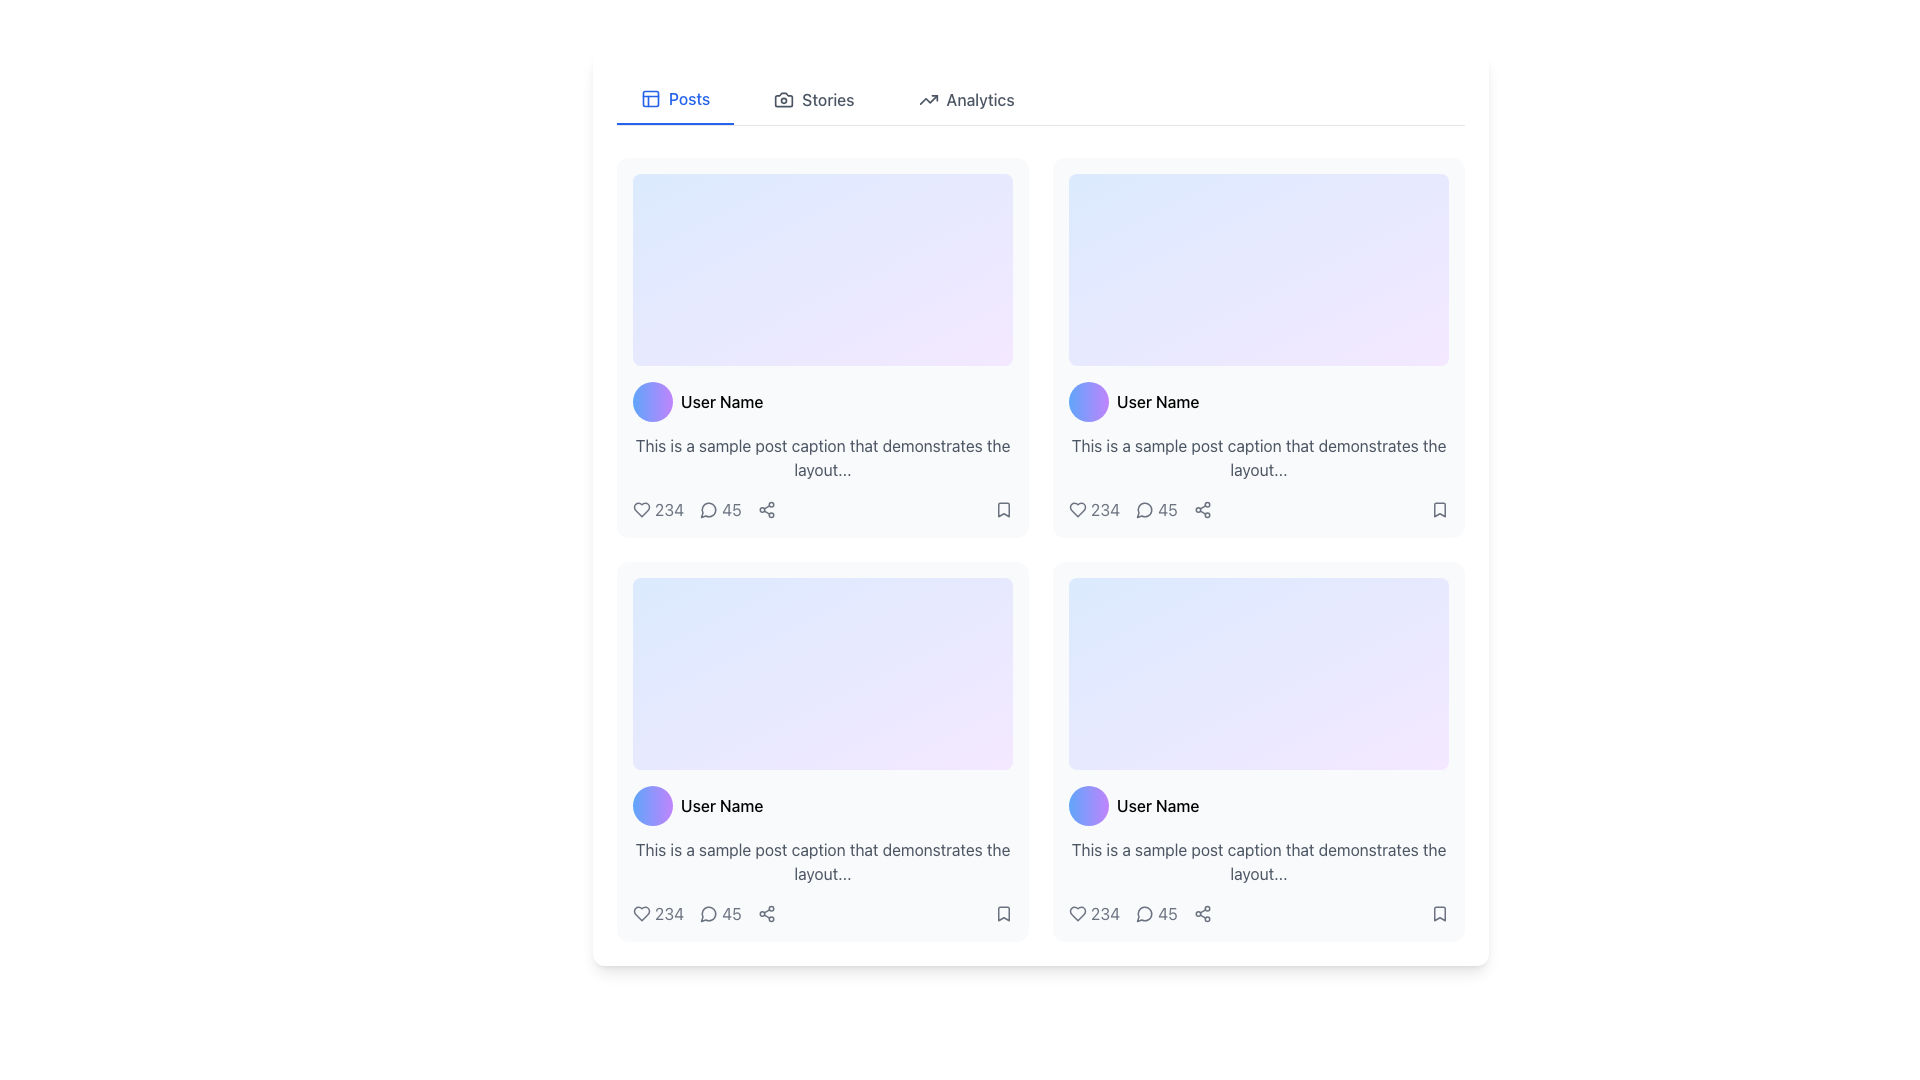 This screenshot has height=1080, width=1920. What do you see at coordinates (675, 100) in the screenshot?
I see `the first navigation tab button` at bounding box center [675, 100].